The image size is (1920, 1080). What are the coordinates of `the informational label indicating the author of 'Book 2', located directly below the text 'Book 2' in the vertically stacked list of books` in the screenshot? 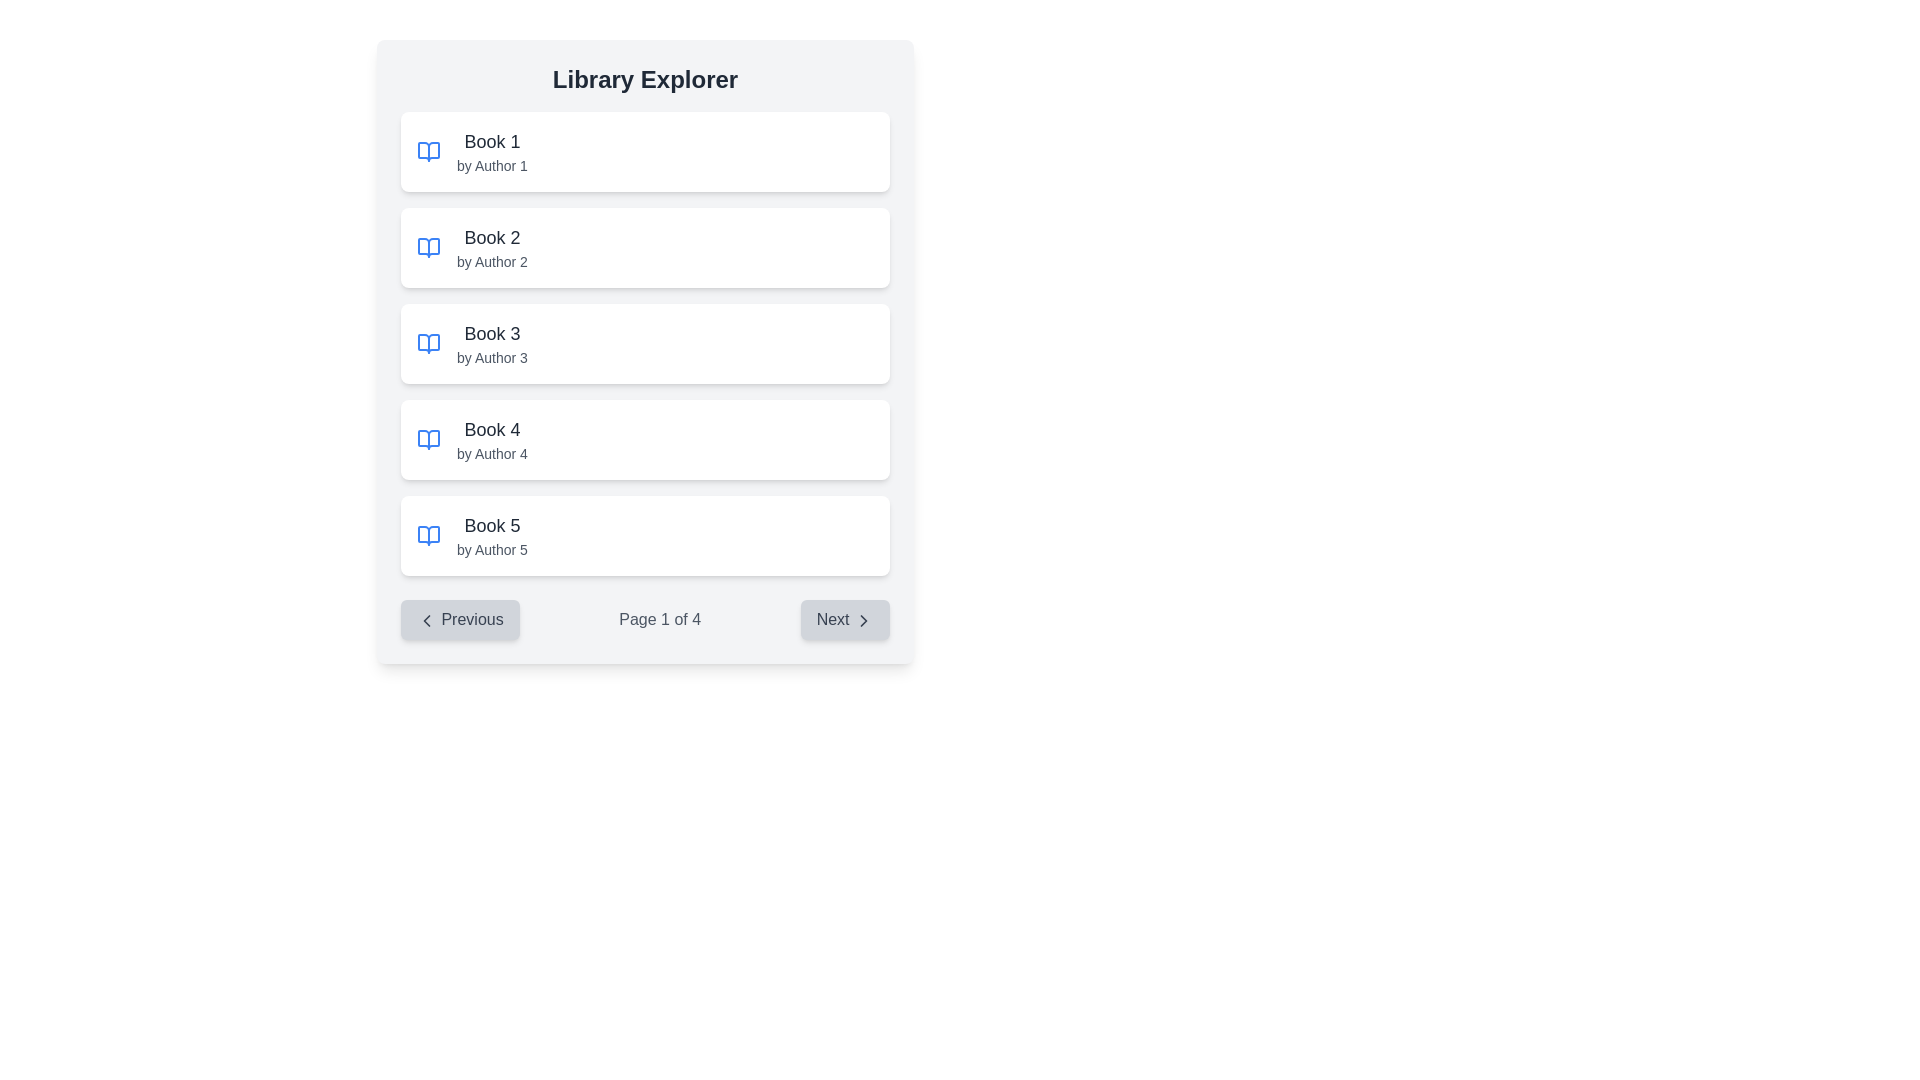 It's located at (492, 261).